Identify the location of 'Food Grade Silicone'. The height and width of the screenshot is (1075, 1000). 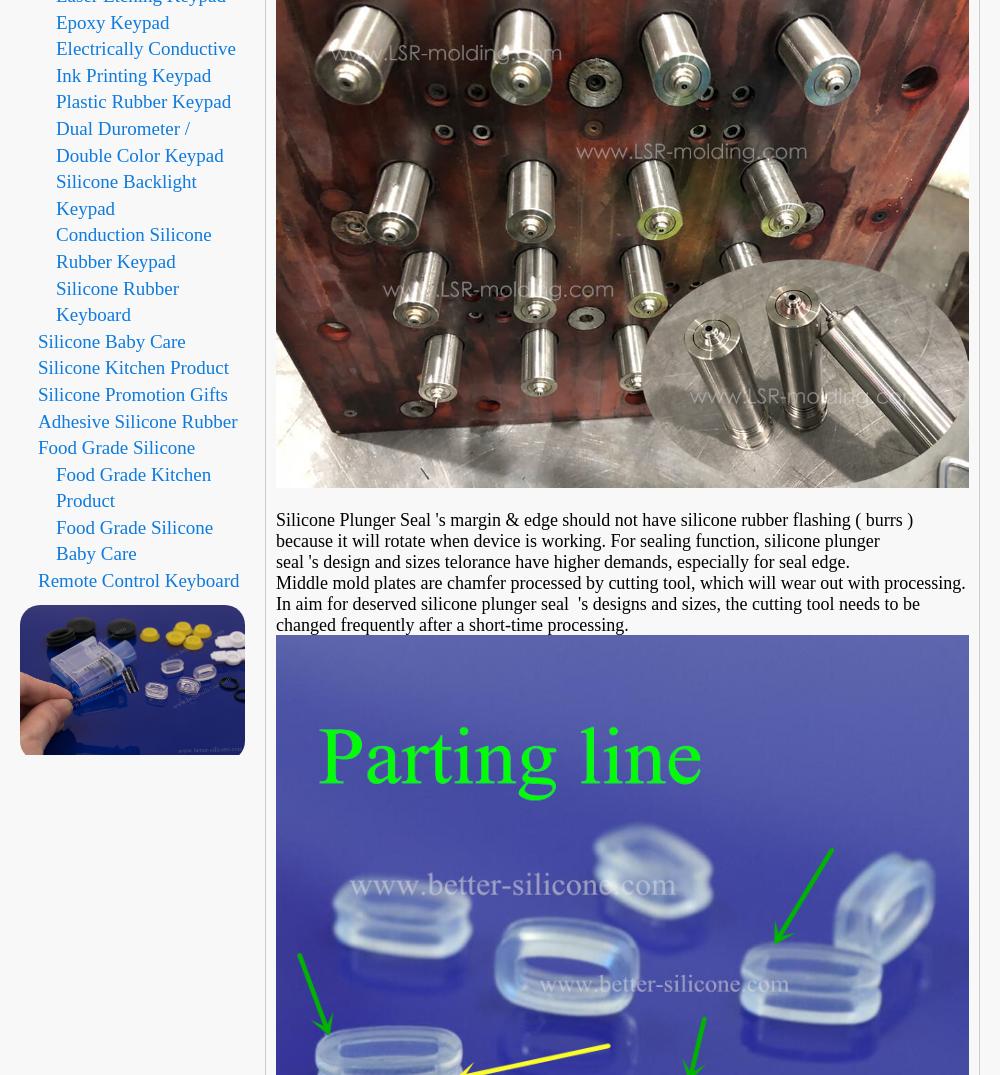
(115, 447).